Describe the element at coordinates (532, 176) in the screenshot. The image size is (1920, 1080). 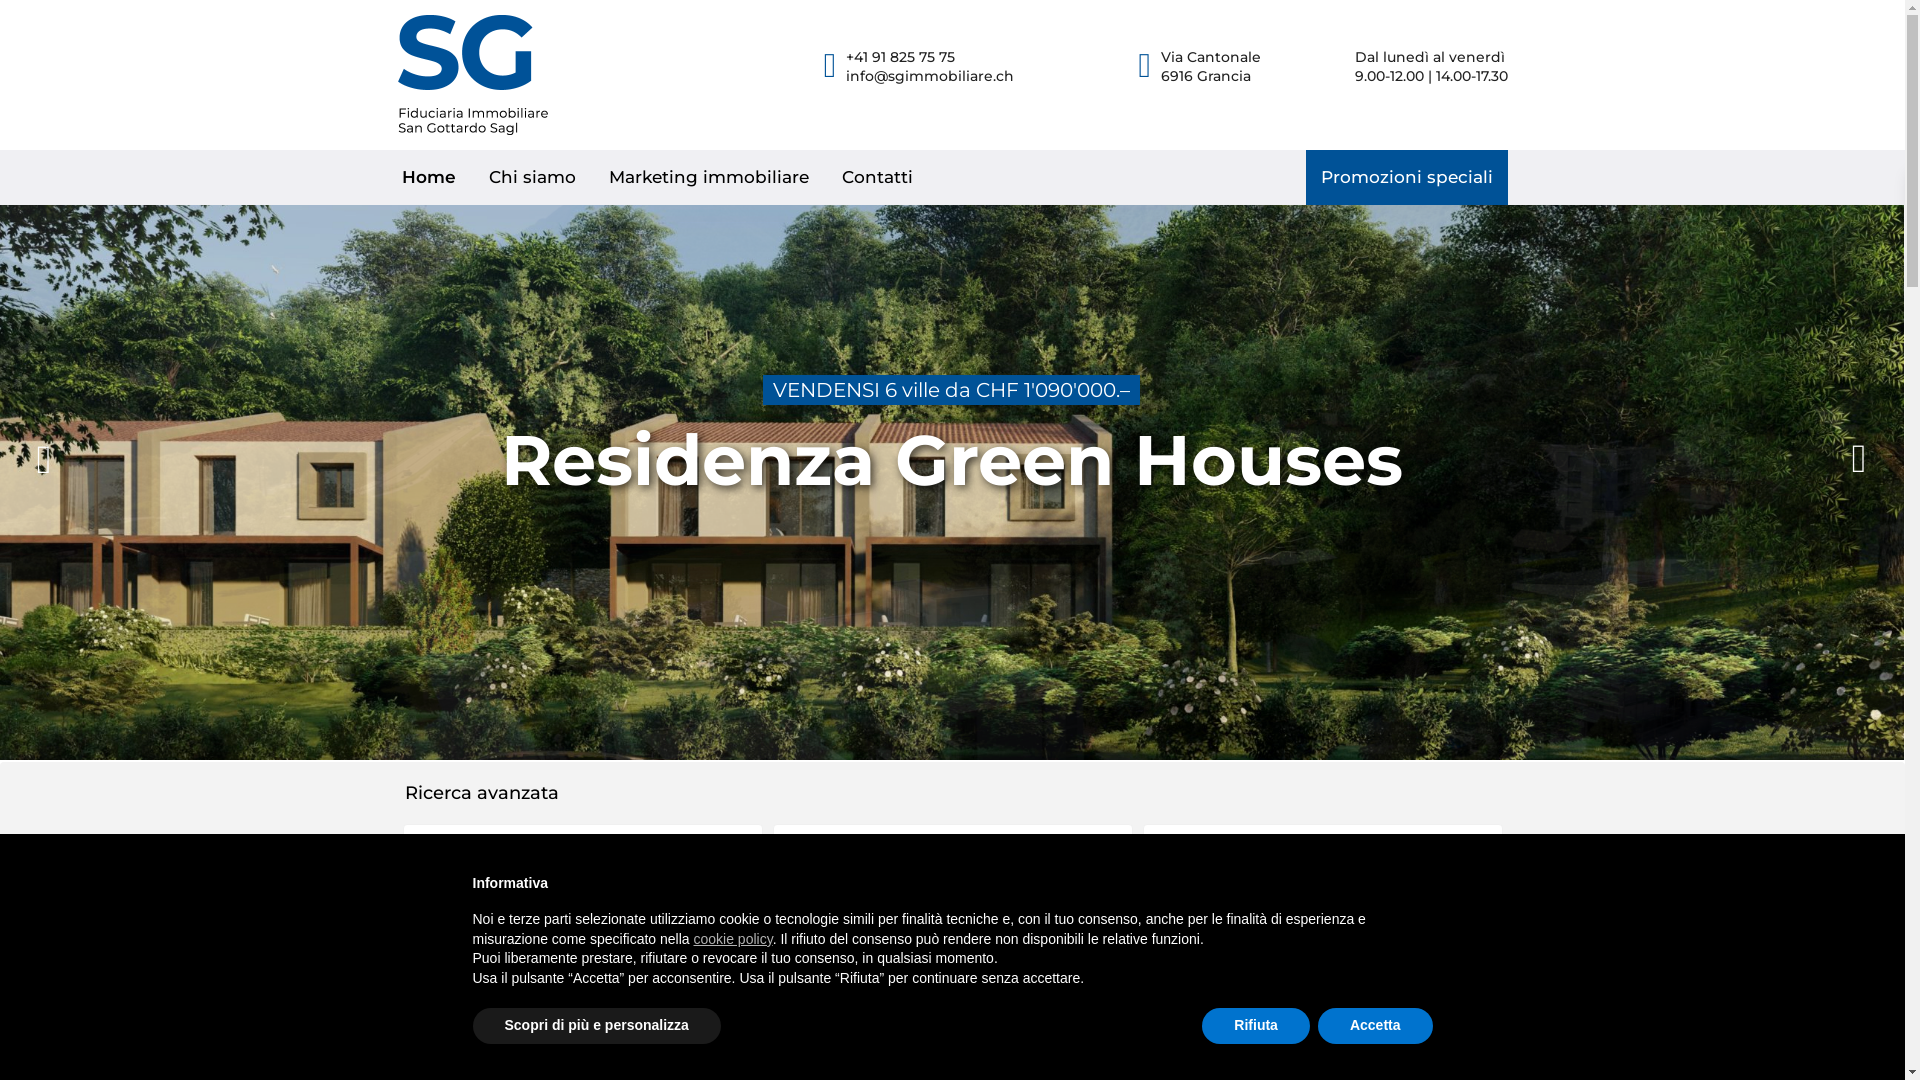
I see `'Chi siamo'` at that location.